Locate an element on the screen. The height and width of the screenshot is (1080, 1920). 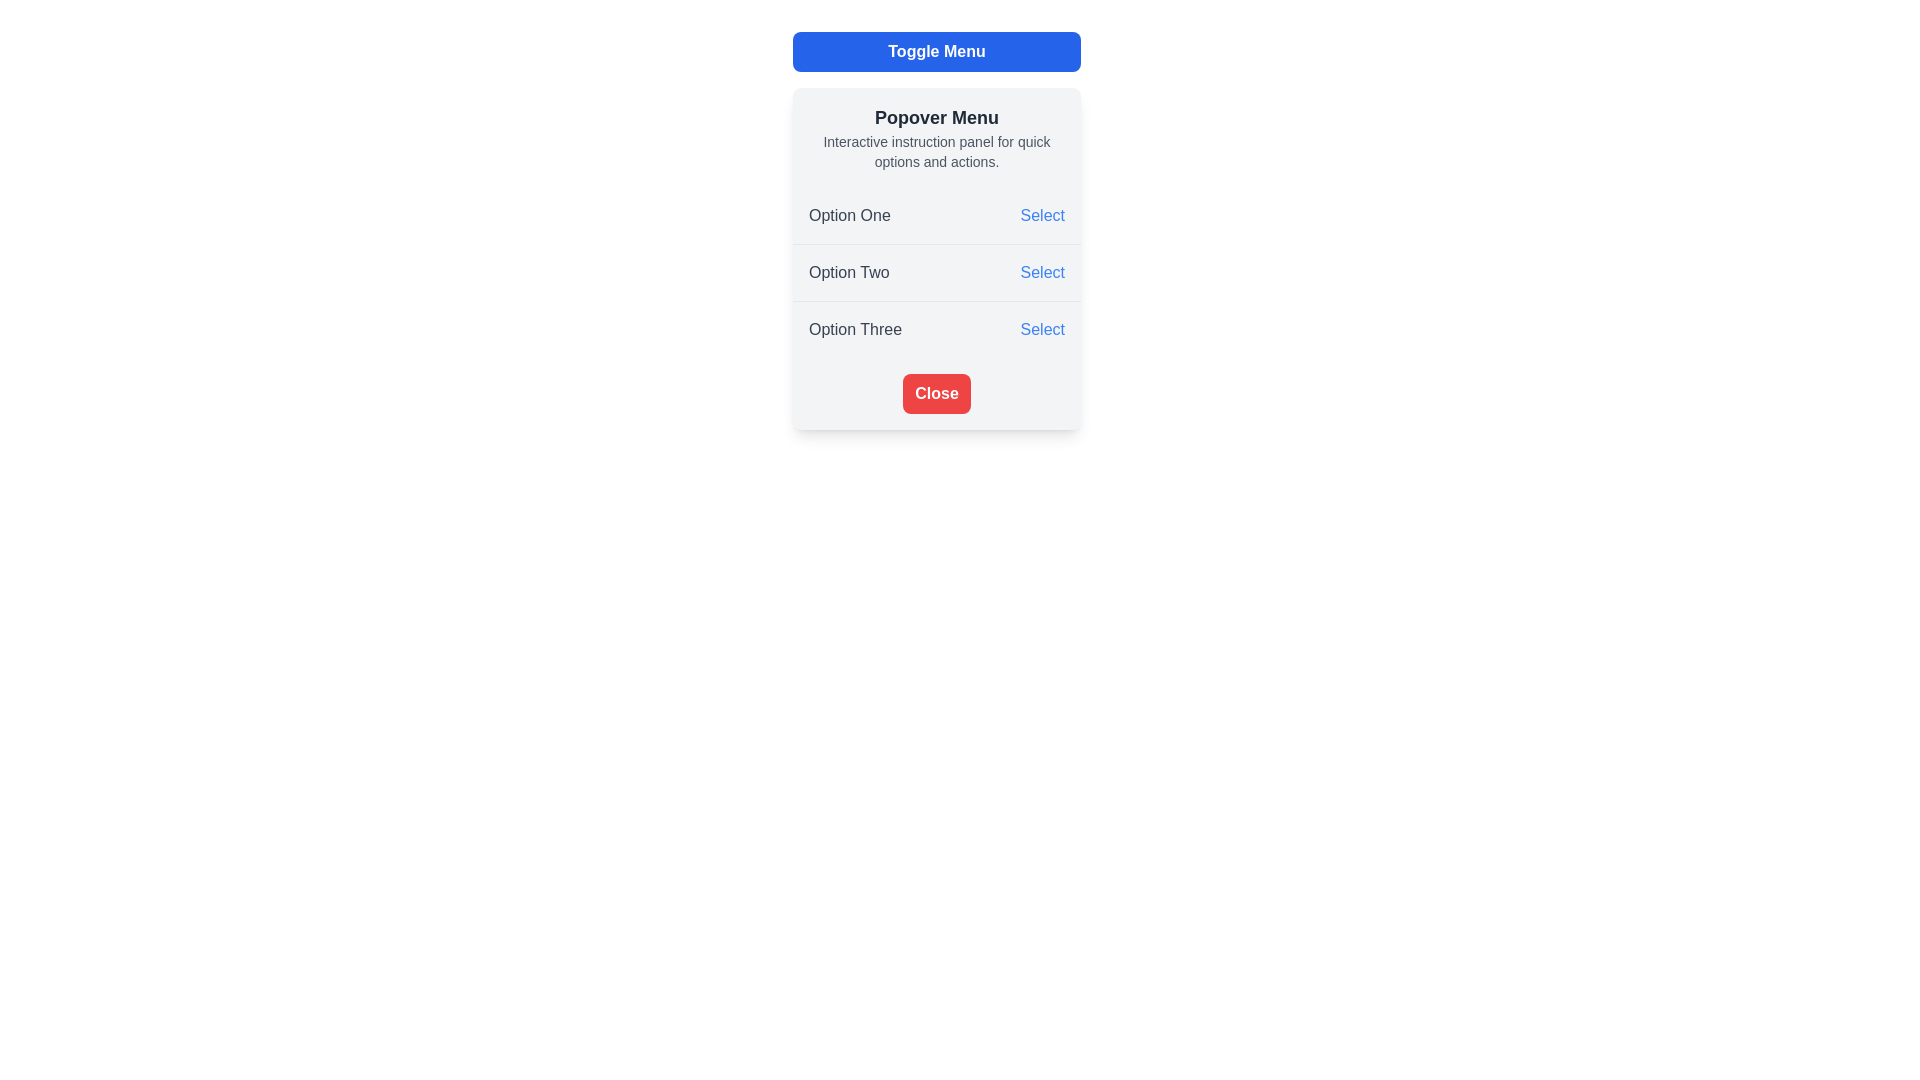
the close button located at the bottom of the centered pop-up menu is located at coordinates (935, 393).